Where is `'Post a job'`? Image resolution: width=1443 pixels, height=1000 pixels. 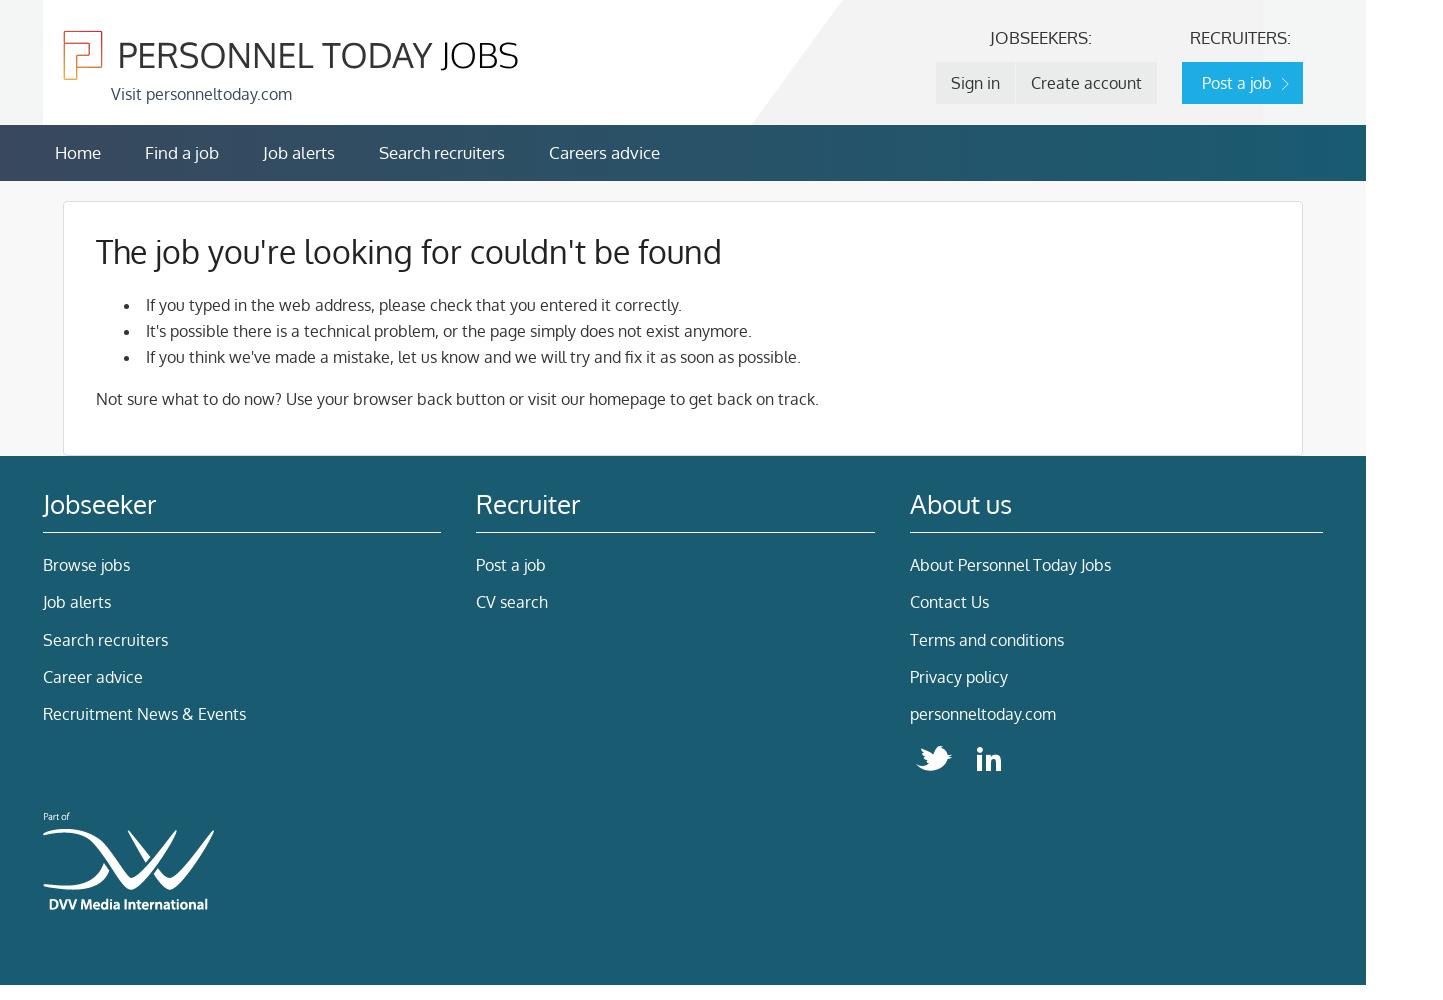
'Post a job' is located at coordinates (476, 563).